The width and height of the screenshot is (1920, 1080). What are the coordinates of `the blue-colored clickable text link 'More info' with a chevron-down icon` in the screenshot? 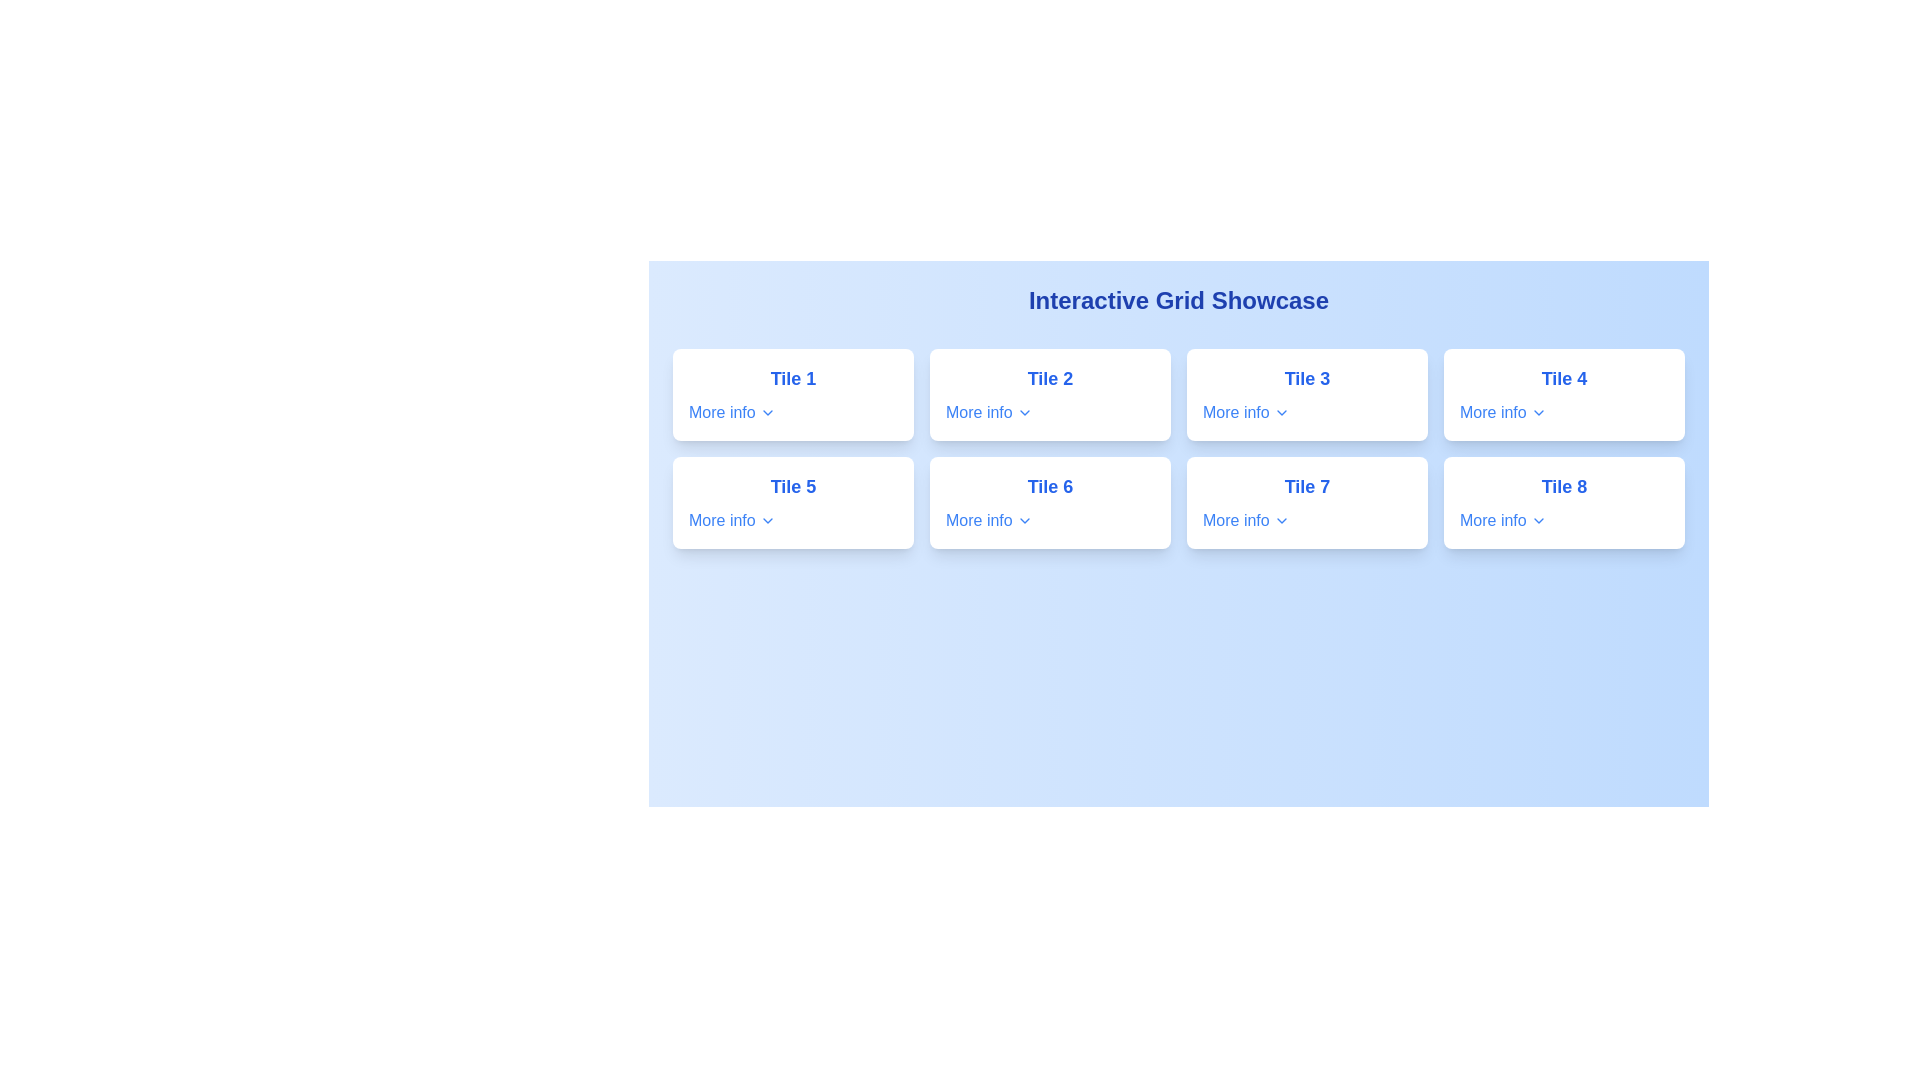 It's located at (1245, 411).